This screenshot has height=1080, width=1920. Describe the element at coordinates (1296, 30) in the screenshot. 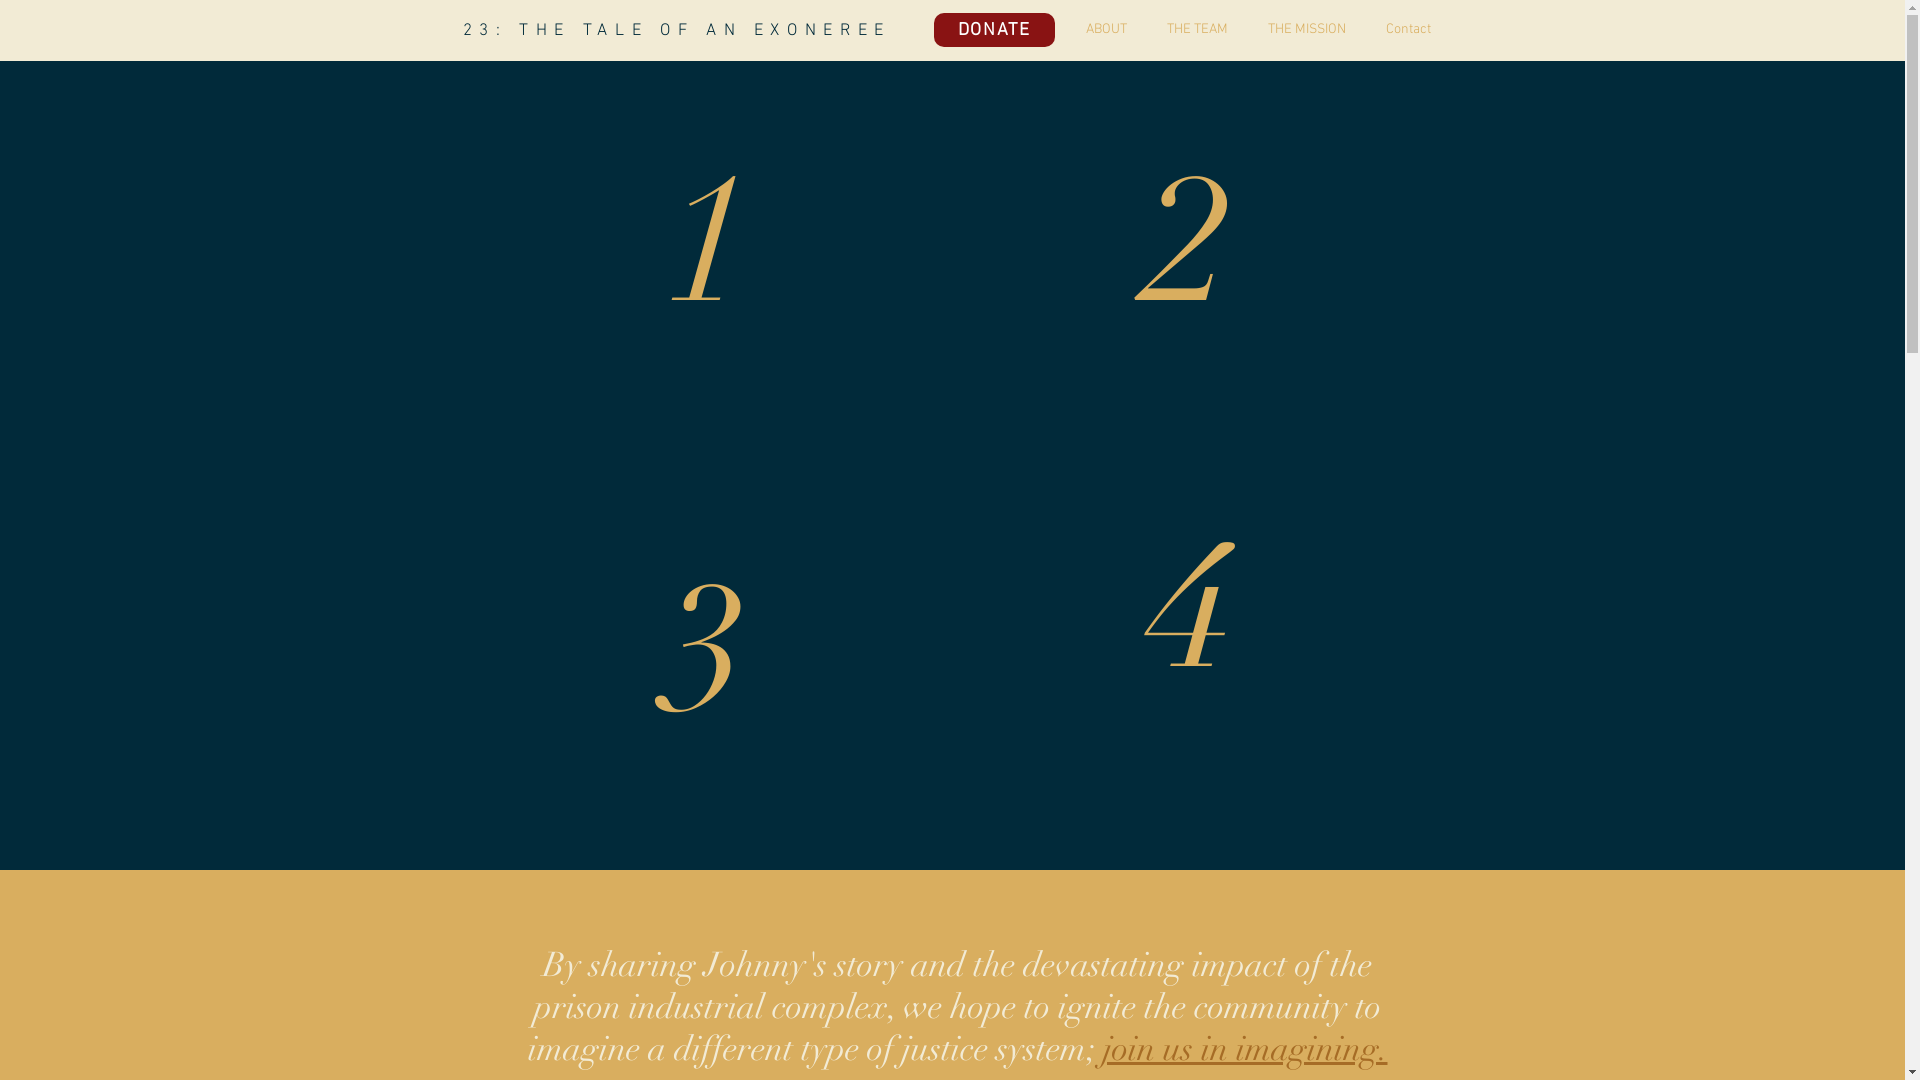

I see `'THE MISSION'` at that location.